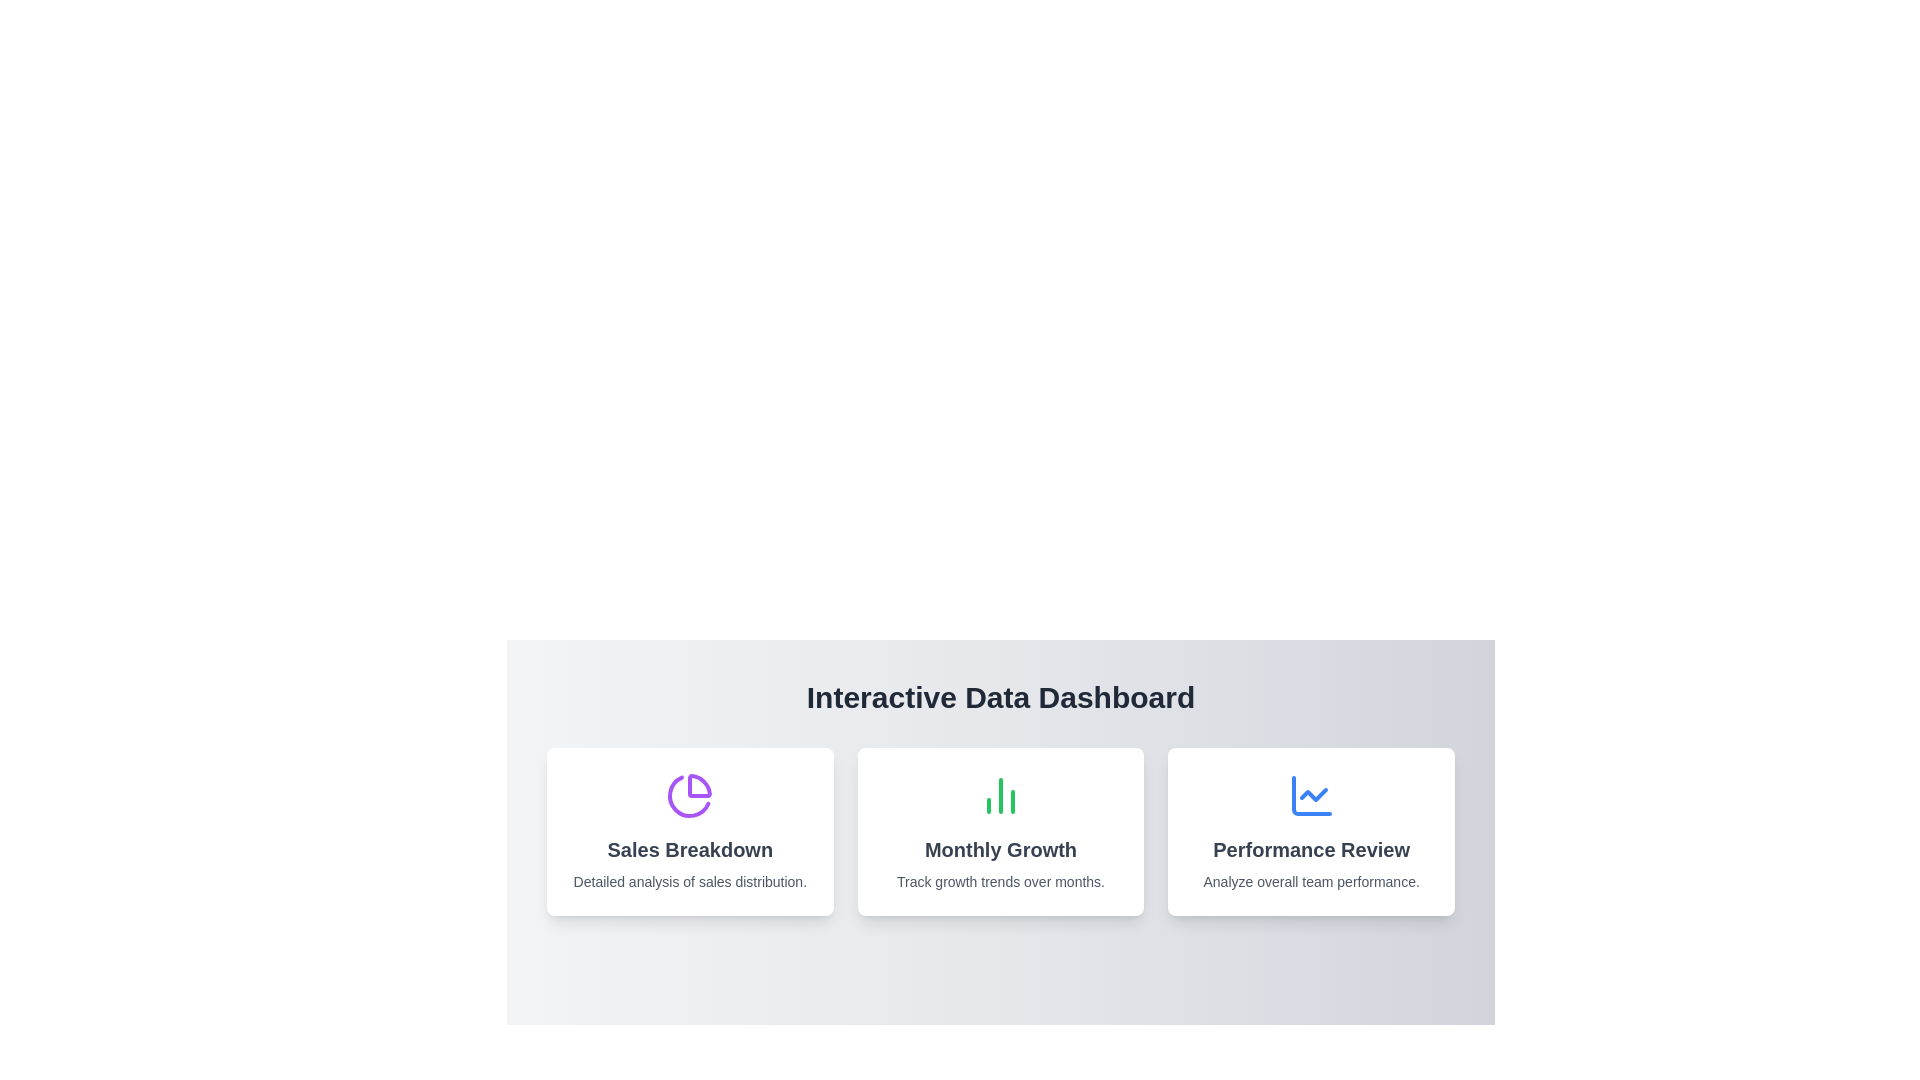  What do you see at coordinates (1000, 832) in the screenshot?
I see `the Card containing textual and graphical information for navigation, located at the center of a three-card layout within the dashboard` at bounding box center [1000, 832].